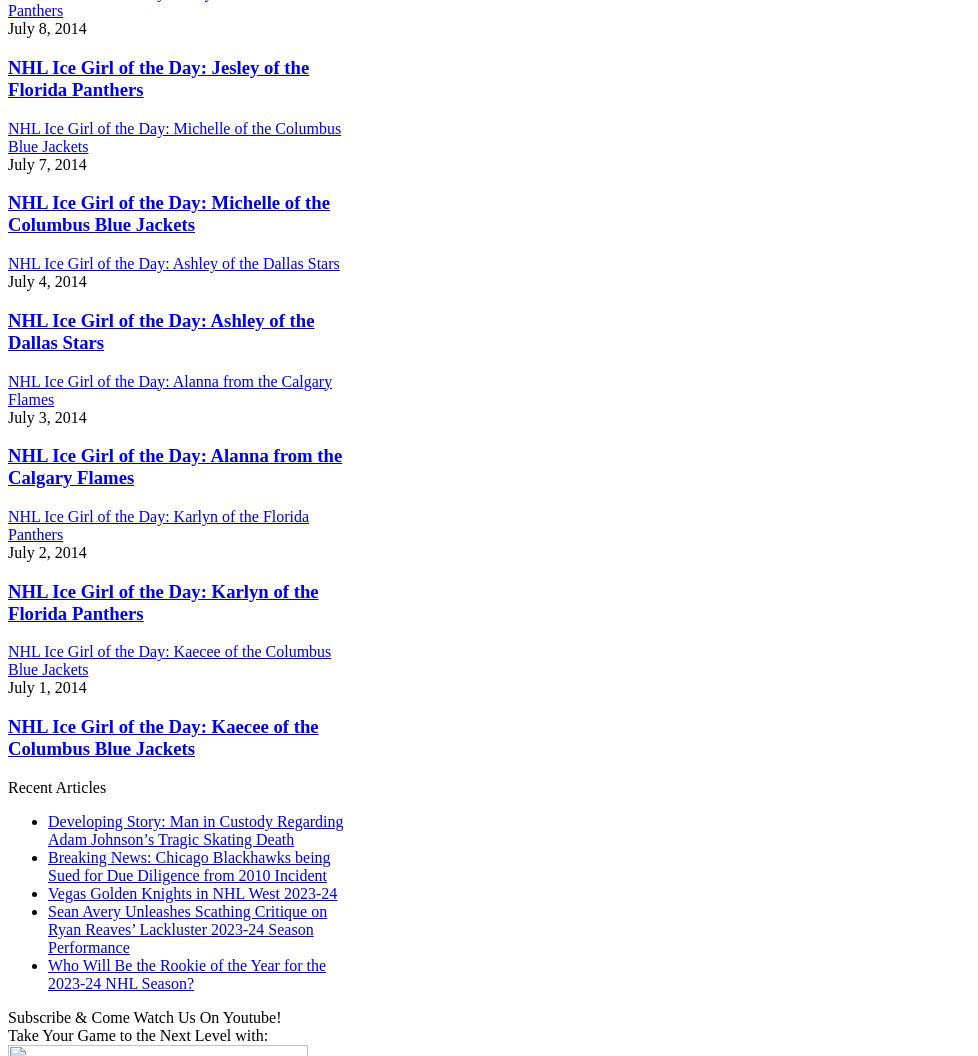 The width and height of the screenshot is (978, 1056). I want to click on 'Vegas Golden Knights in NHL West 2023-24', so click(192, 891).